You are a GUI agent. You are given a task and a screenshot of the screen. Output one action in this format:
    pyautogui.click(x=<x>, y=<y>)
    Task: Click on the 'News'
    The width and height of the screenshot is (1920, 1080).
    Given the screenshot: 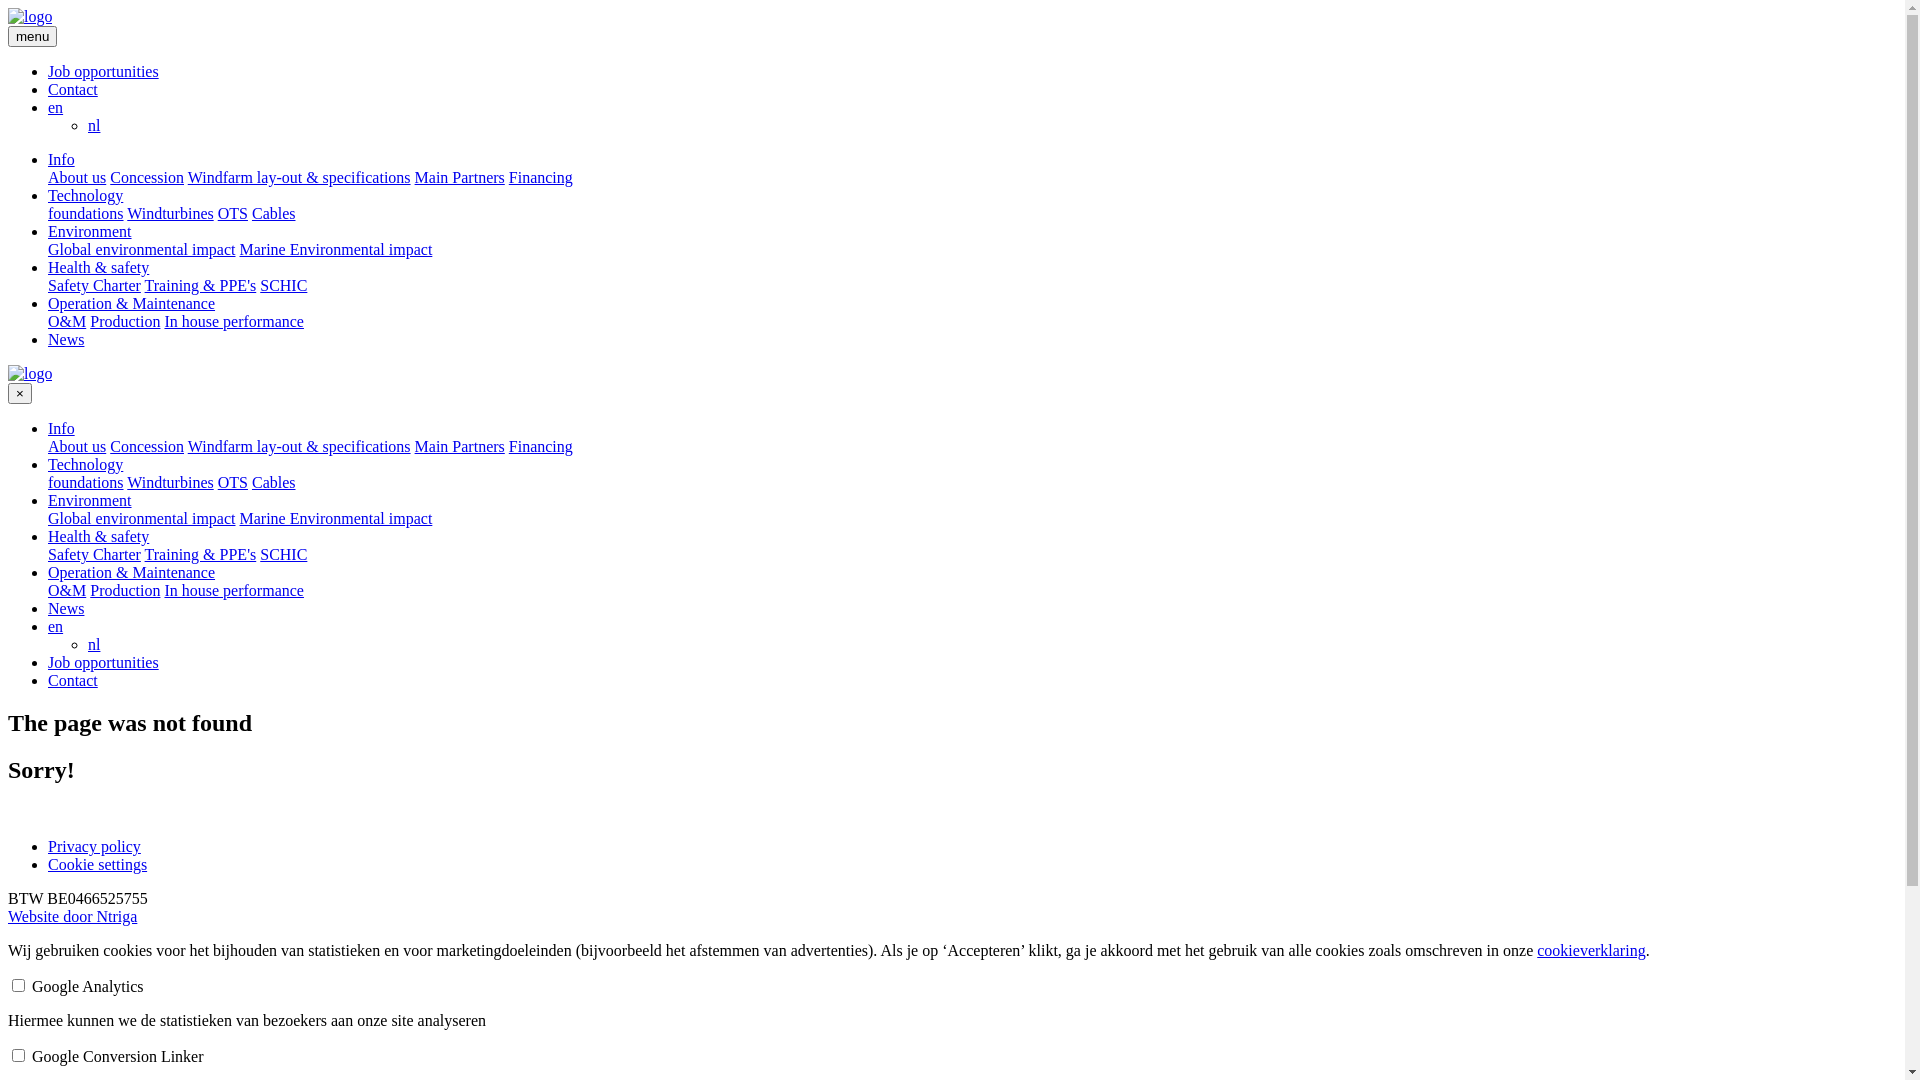 What is the action you would take?
    pyautogui.click(x=66, y=338)
    